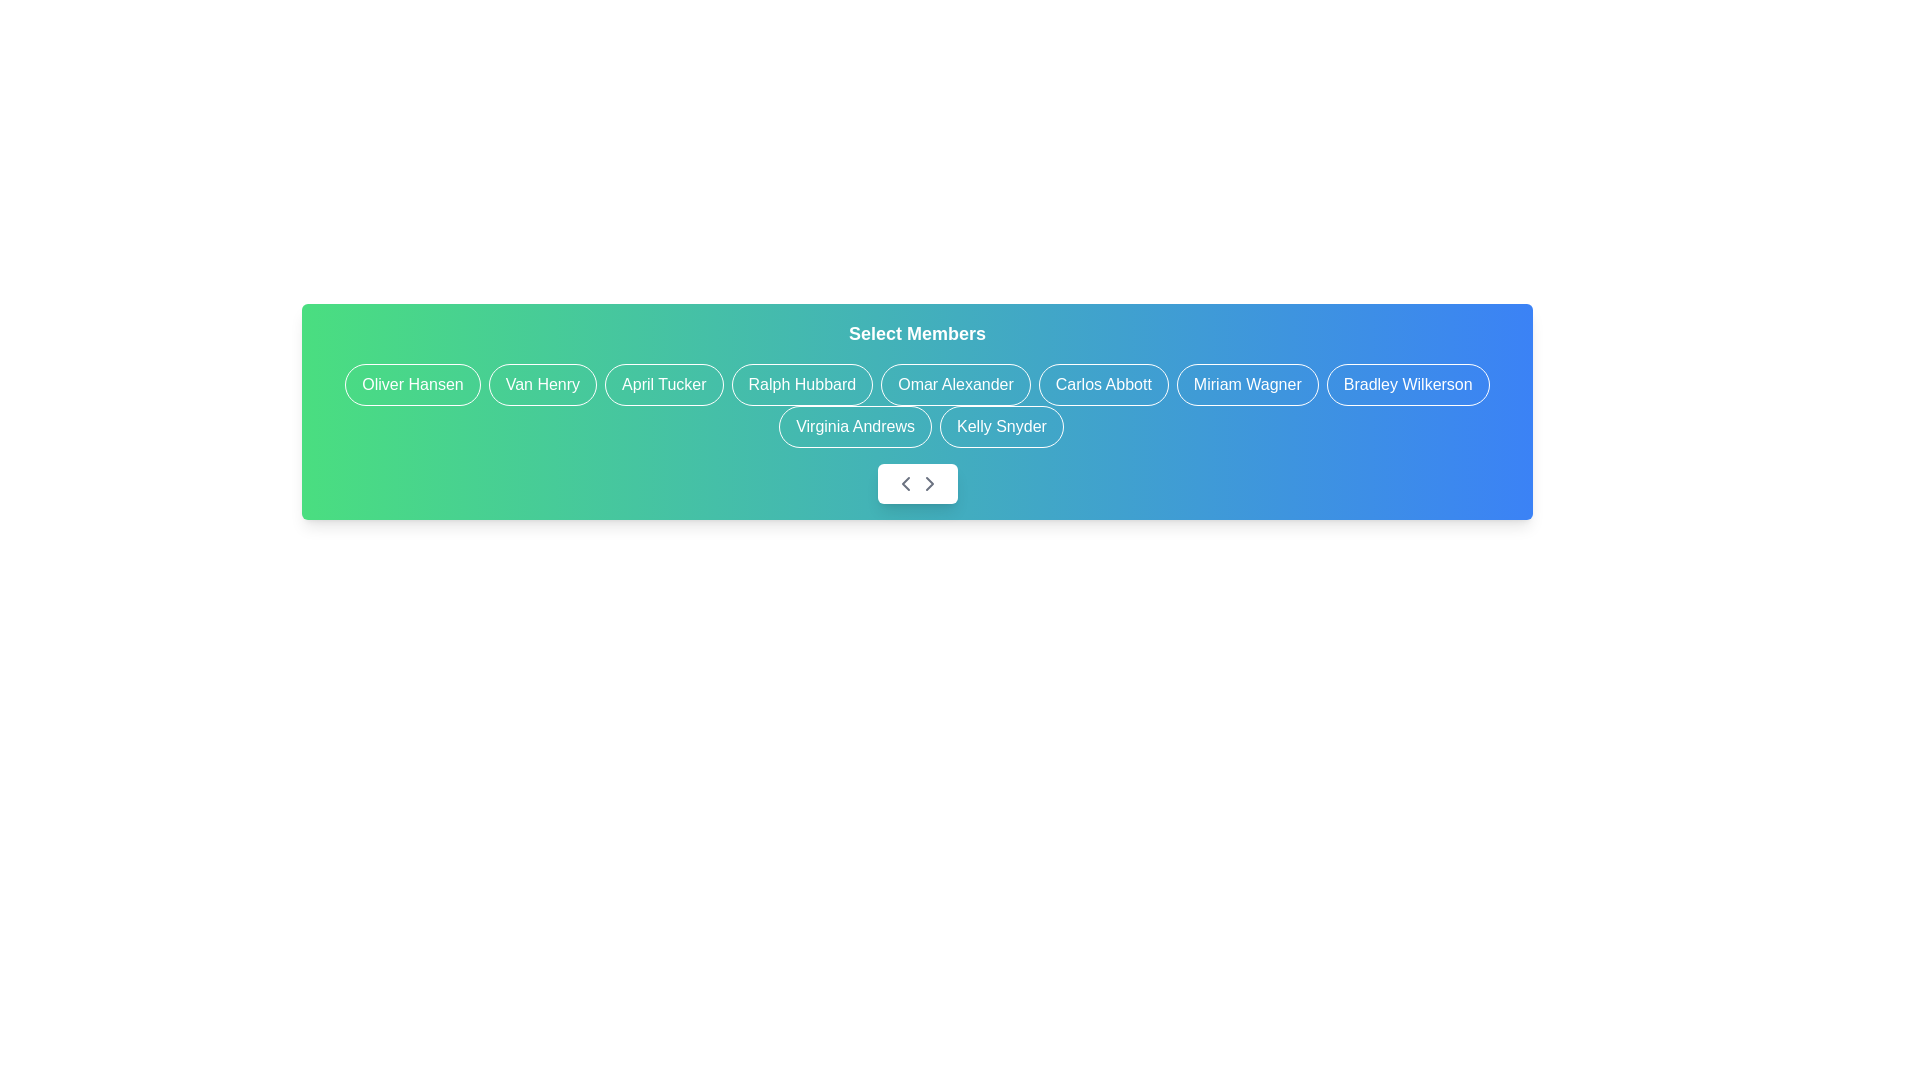  Describe the element at coordinates (855, 426) in the screenshot. I see `the rounded button labeled 'Virginia Andrews'` at that location.